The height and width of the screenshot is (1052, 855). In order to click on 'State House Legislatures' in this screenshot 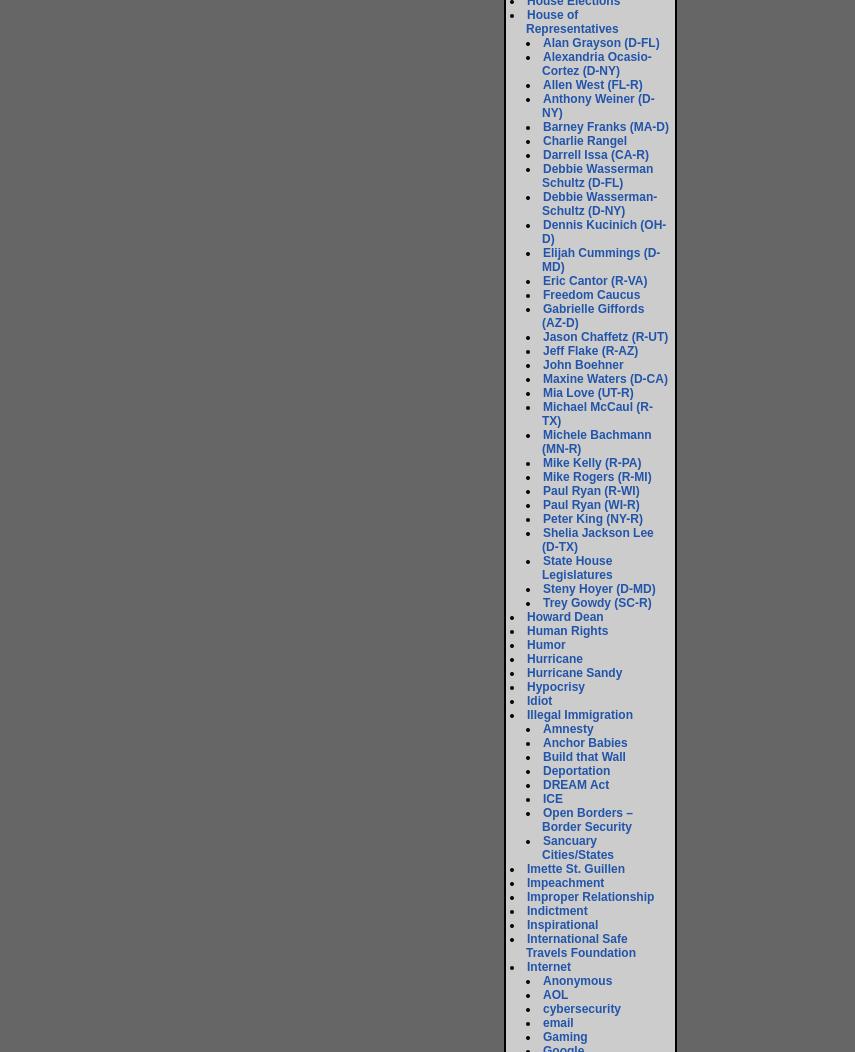, I will do `click(541, 567)`.